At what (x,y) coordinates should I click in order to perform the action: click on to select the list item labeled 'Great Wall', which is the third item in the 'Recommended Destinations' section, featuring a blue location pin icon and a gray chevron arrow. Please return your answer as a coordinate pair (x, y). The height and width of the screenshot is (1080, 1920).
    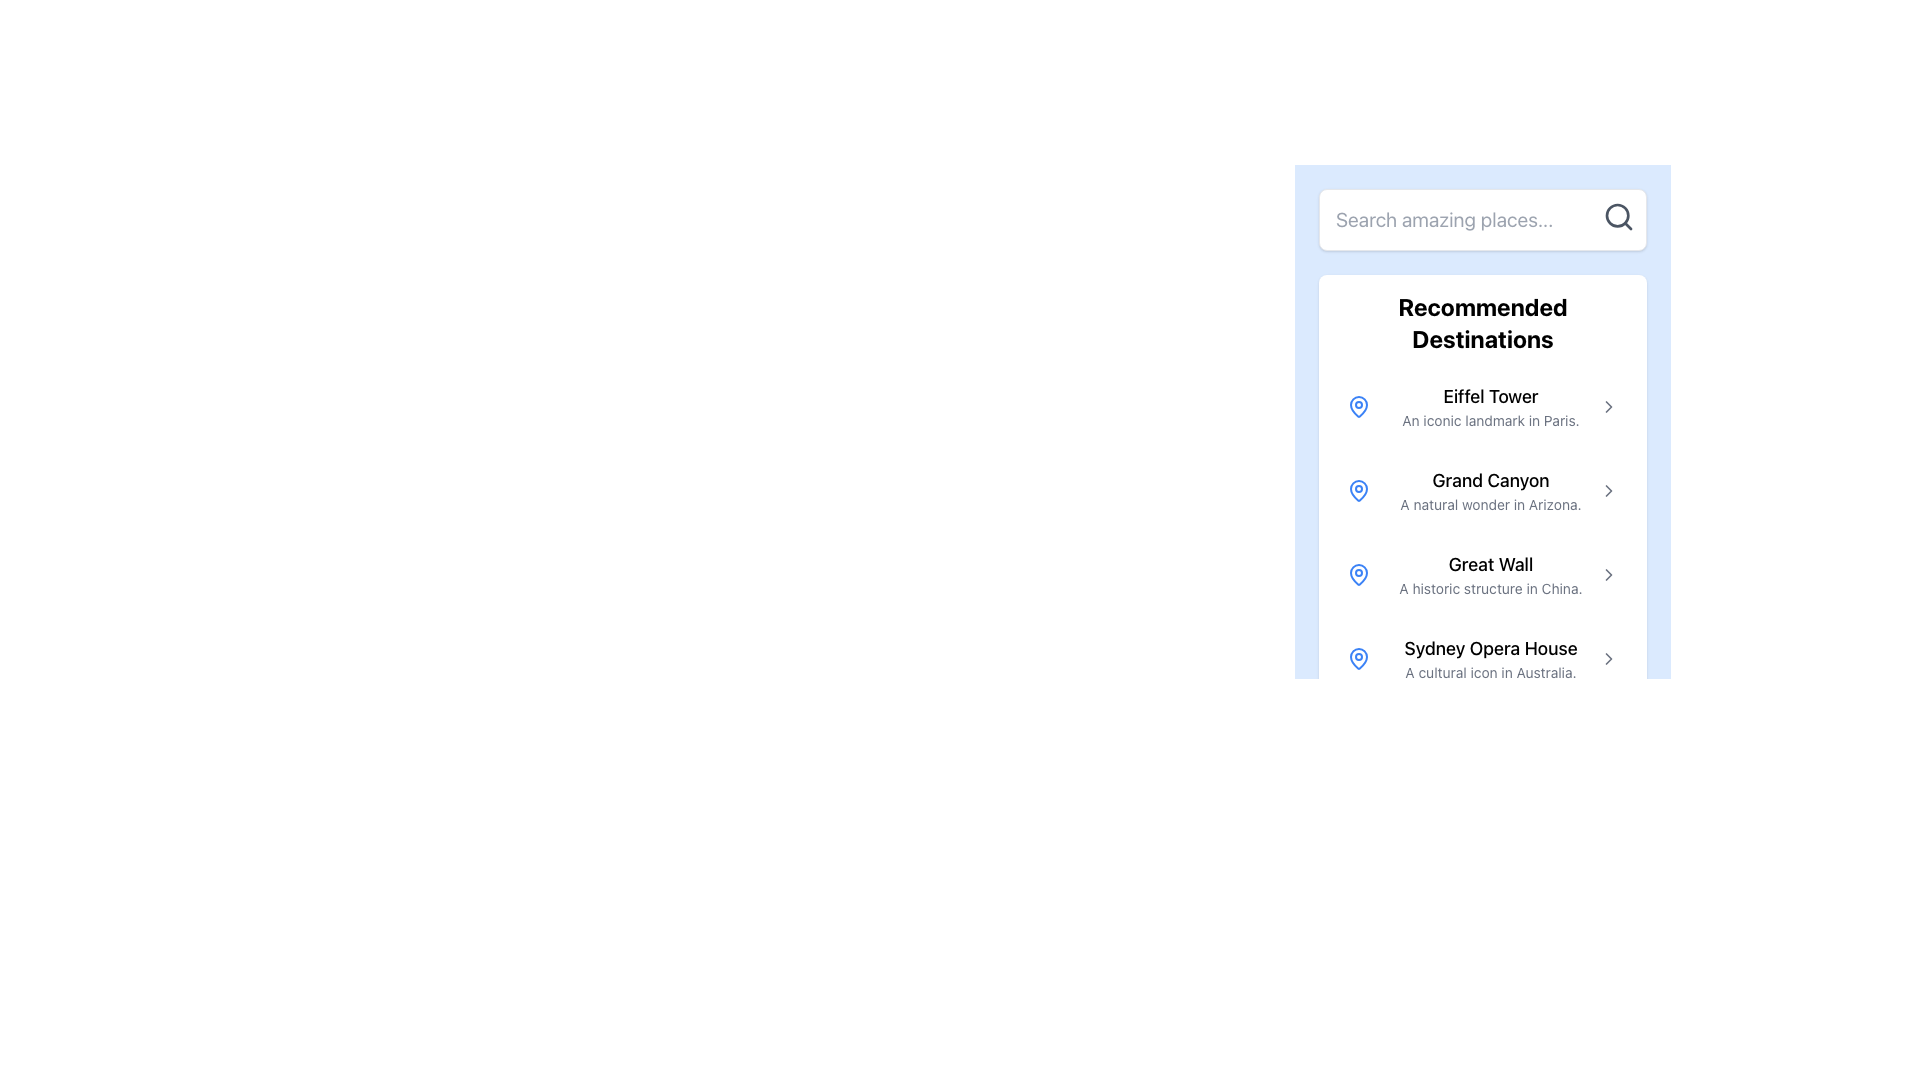
    Looking at the image, I should click on (1483, 574).